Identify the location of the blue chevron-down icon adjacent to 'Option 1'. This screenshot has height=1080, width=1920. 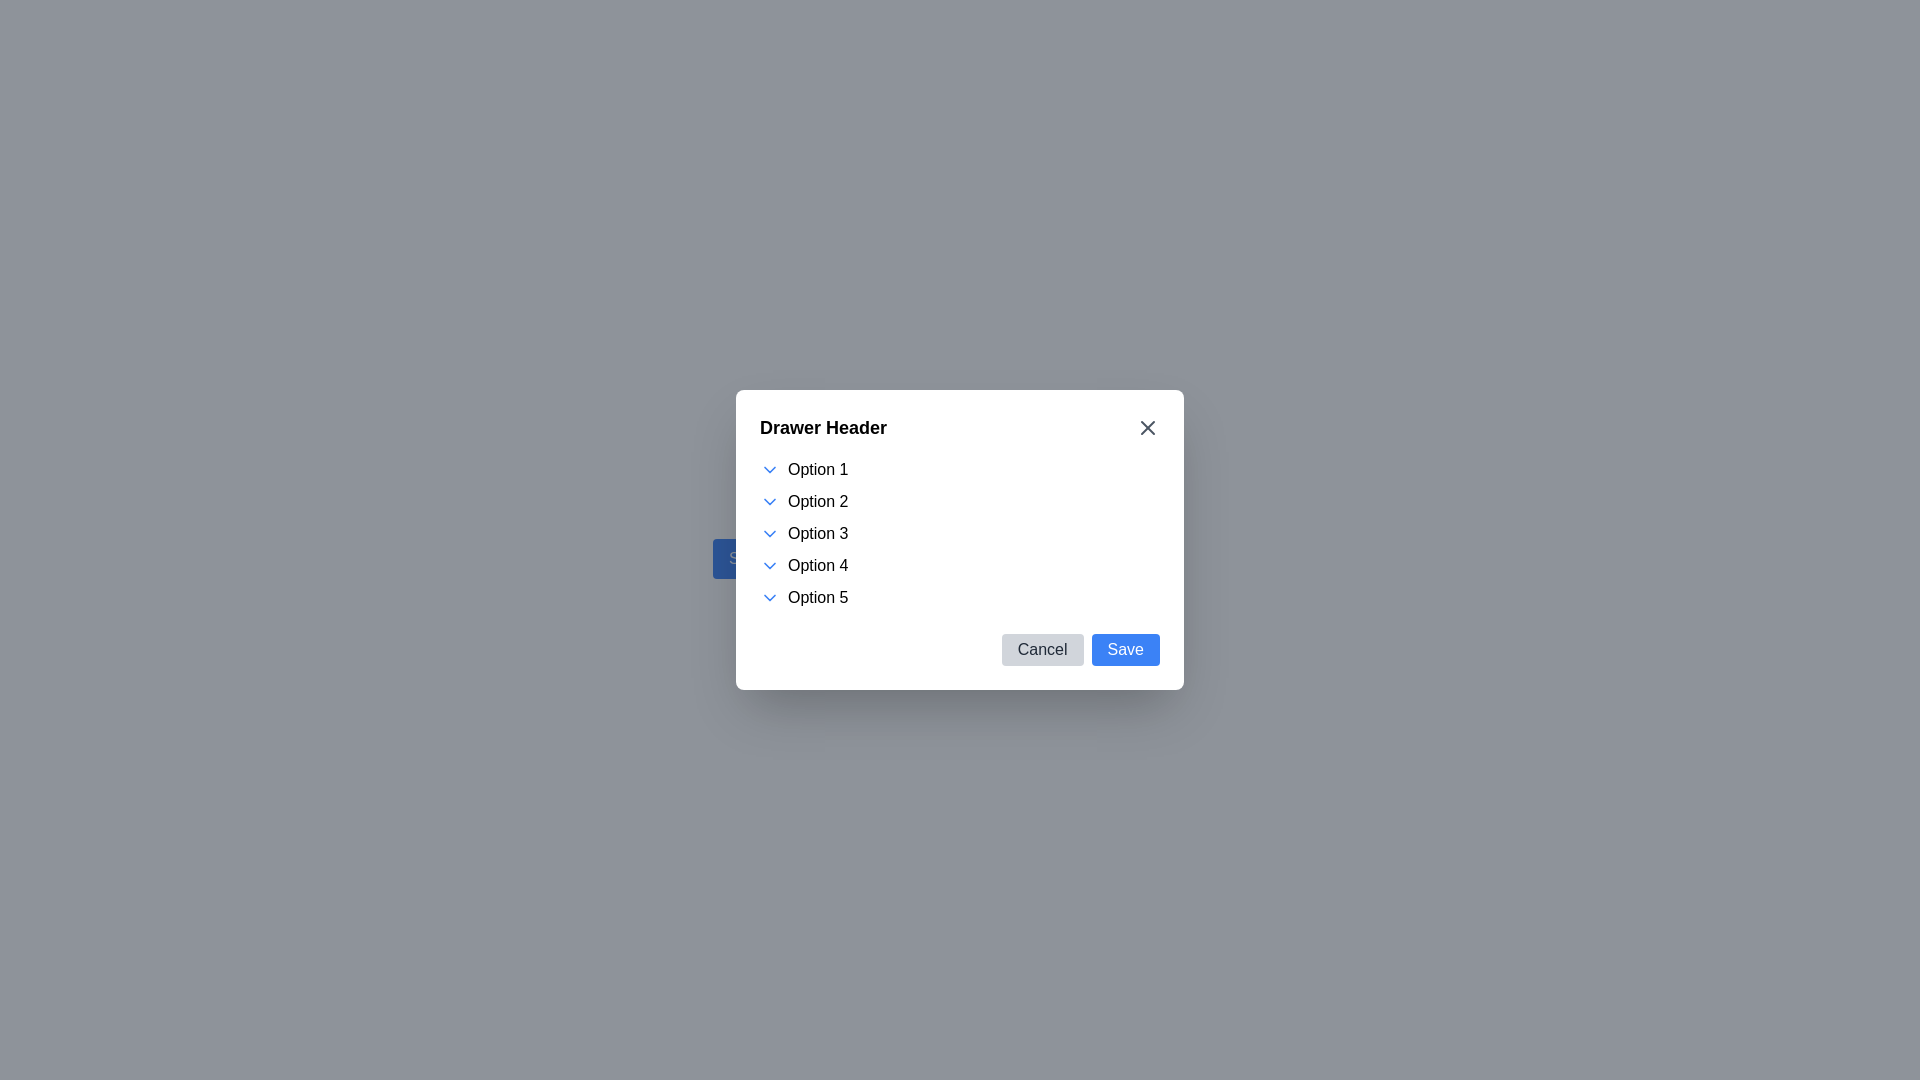
(768, 470).